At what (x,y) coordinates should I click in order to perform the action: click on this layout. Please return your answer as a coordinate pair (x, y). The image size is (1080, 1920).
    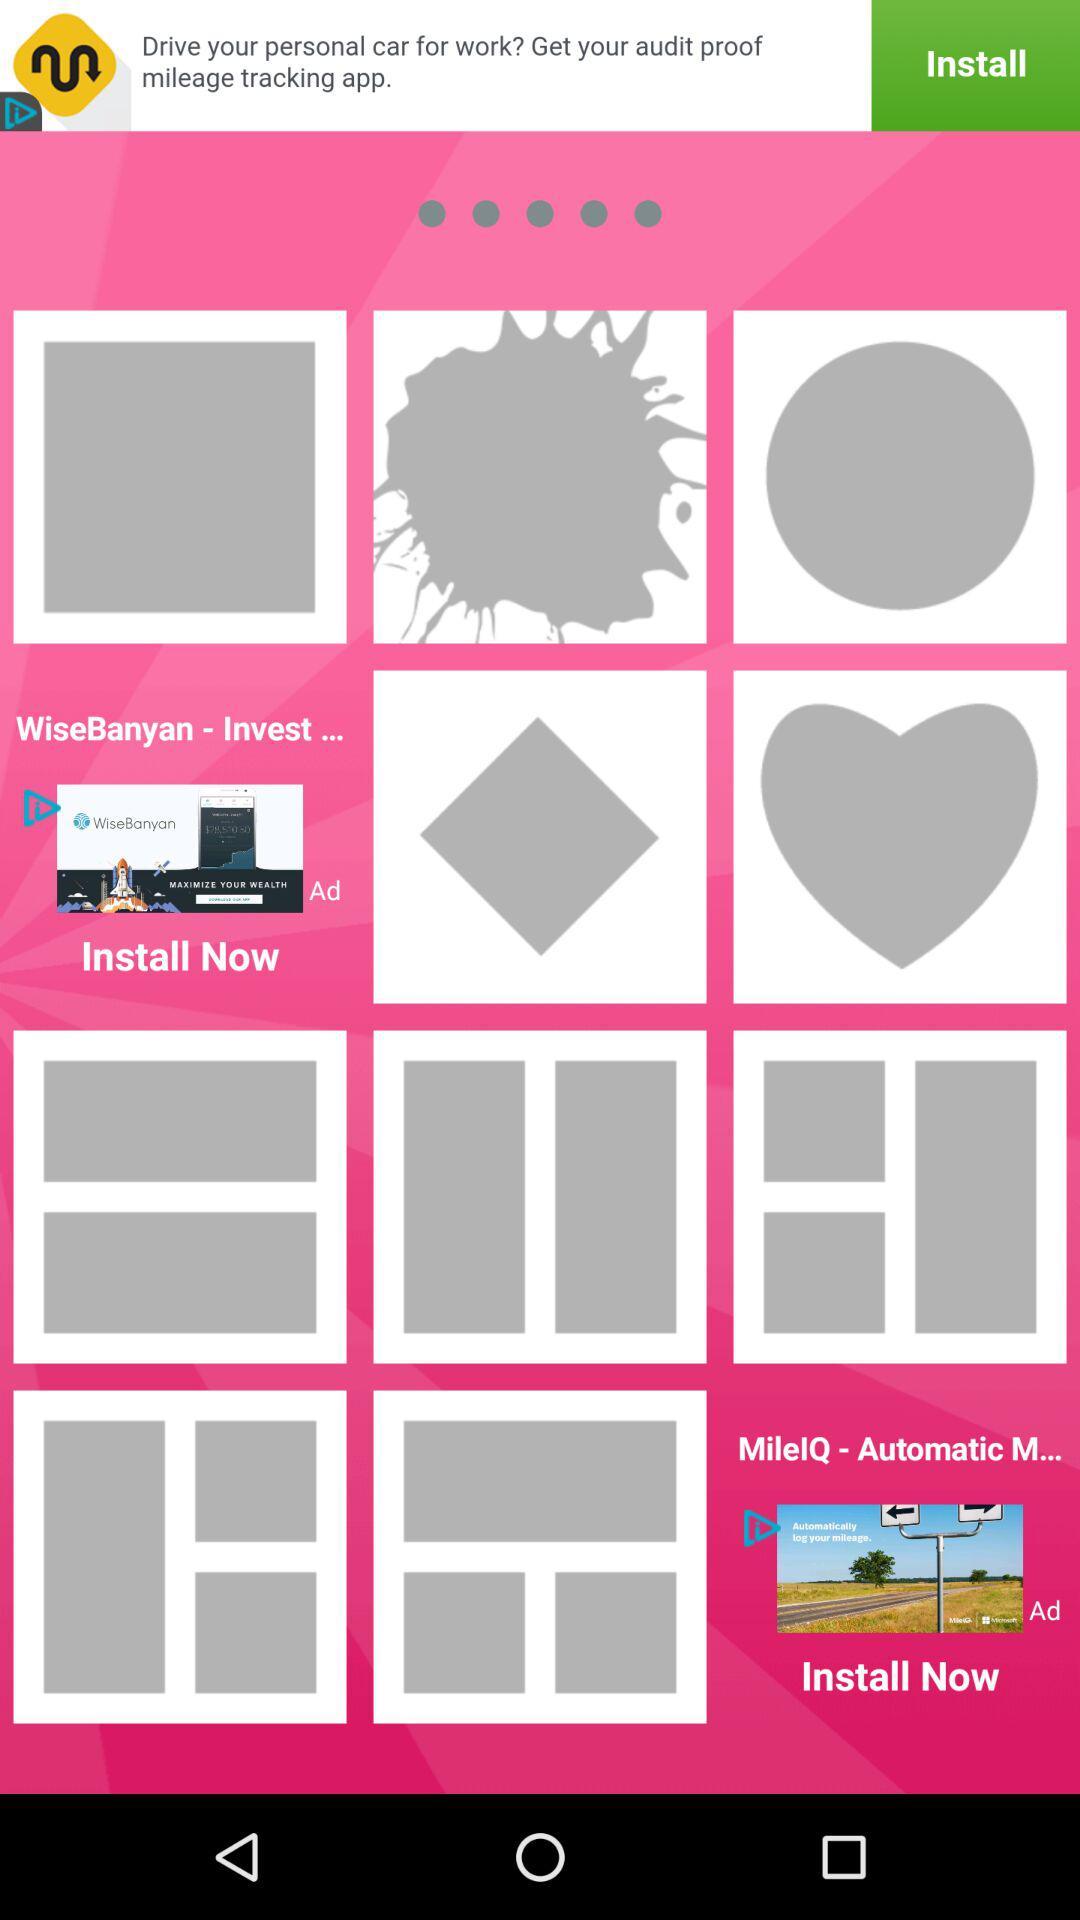
    Looking at the image, I should click on (540, 1555).